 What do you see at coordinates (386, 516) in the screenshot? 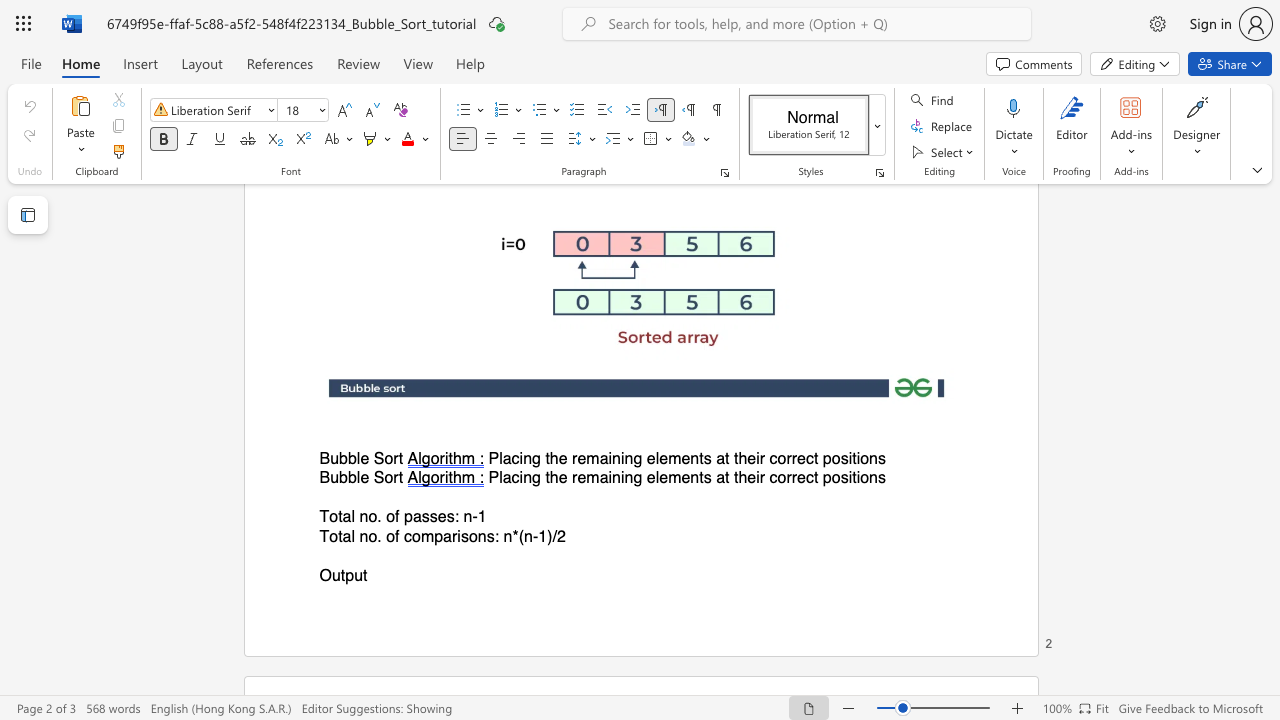
I see `the subset text "of p" within the text "Total no. of passes: n-1"` at bounding box center [386, 516].